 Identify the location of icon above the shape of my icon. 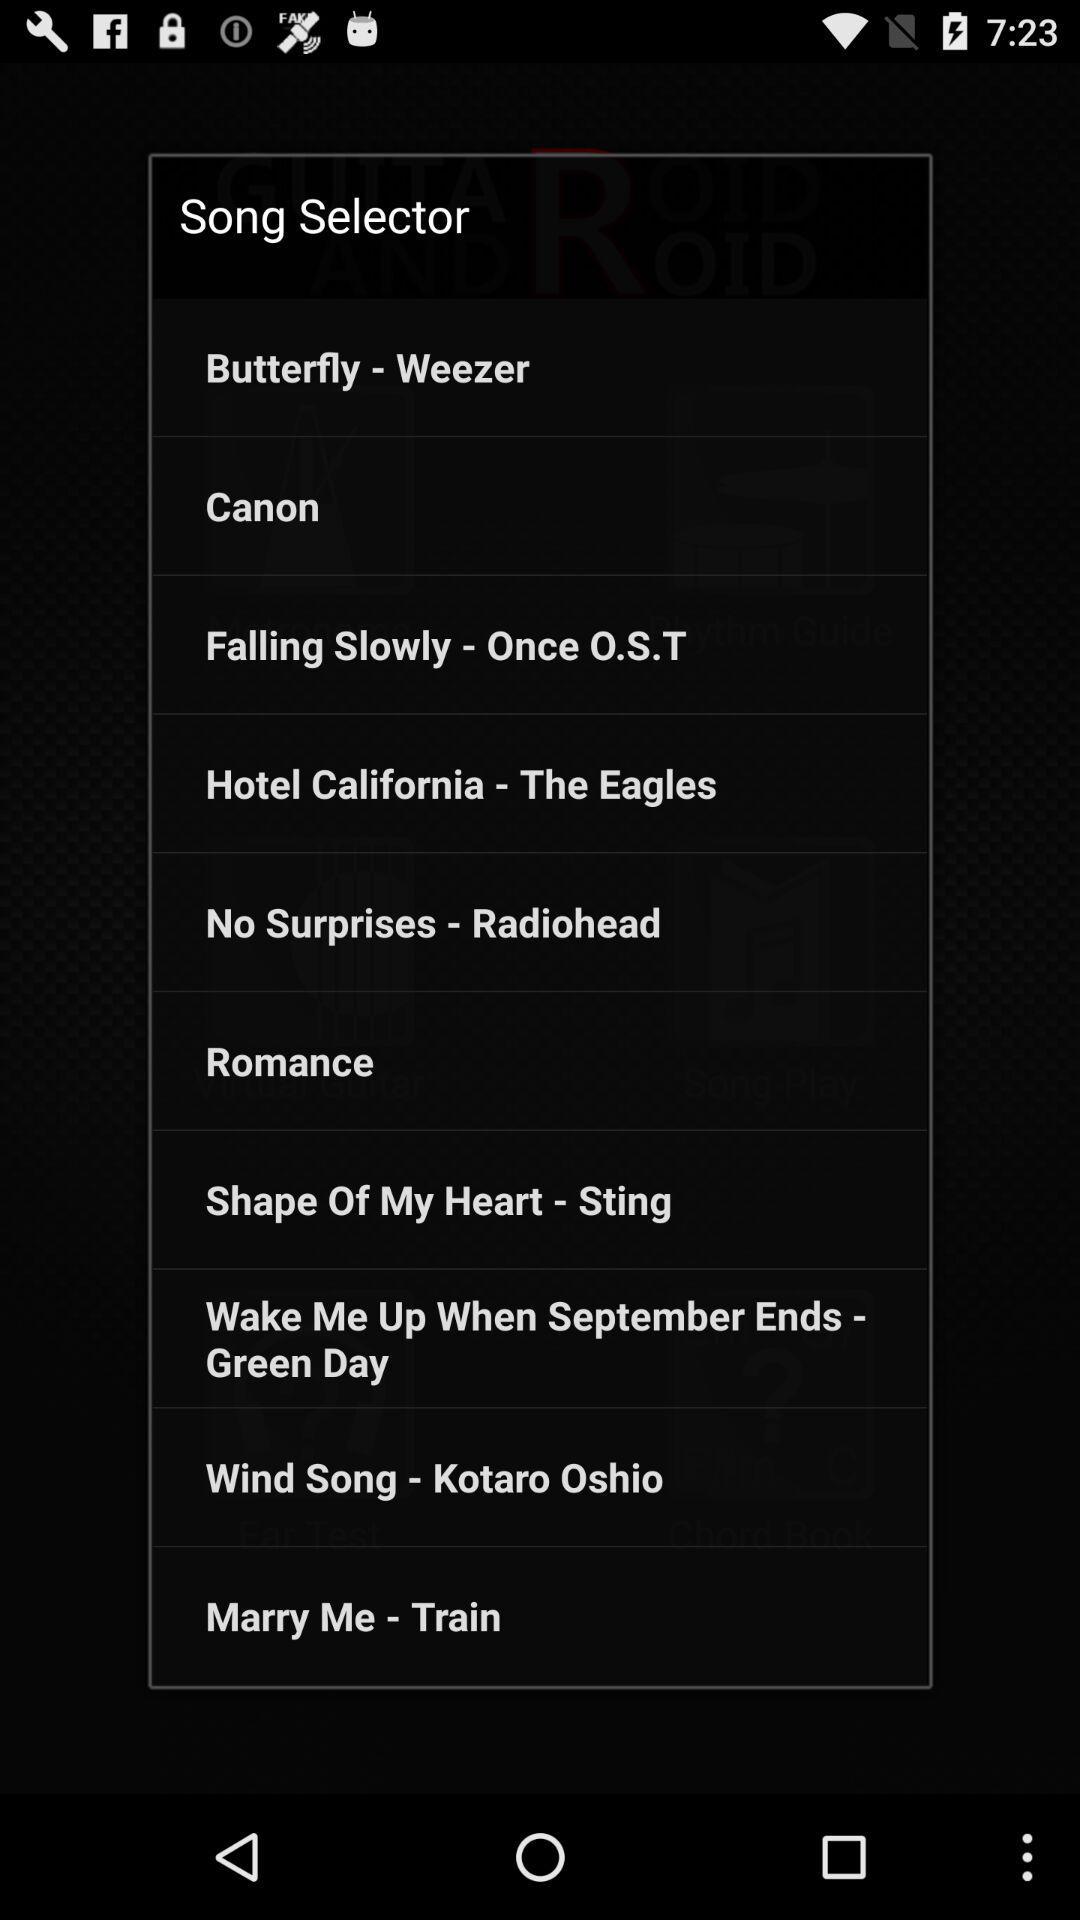
(262, 1059).